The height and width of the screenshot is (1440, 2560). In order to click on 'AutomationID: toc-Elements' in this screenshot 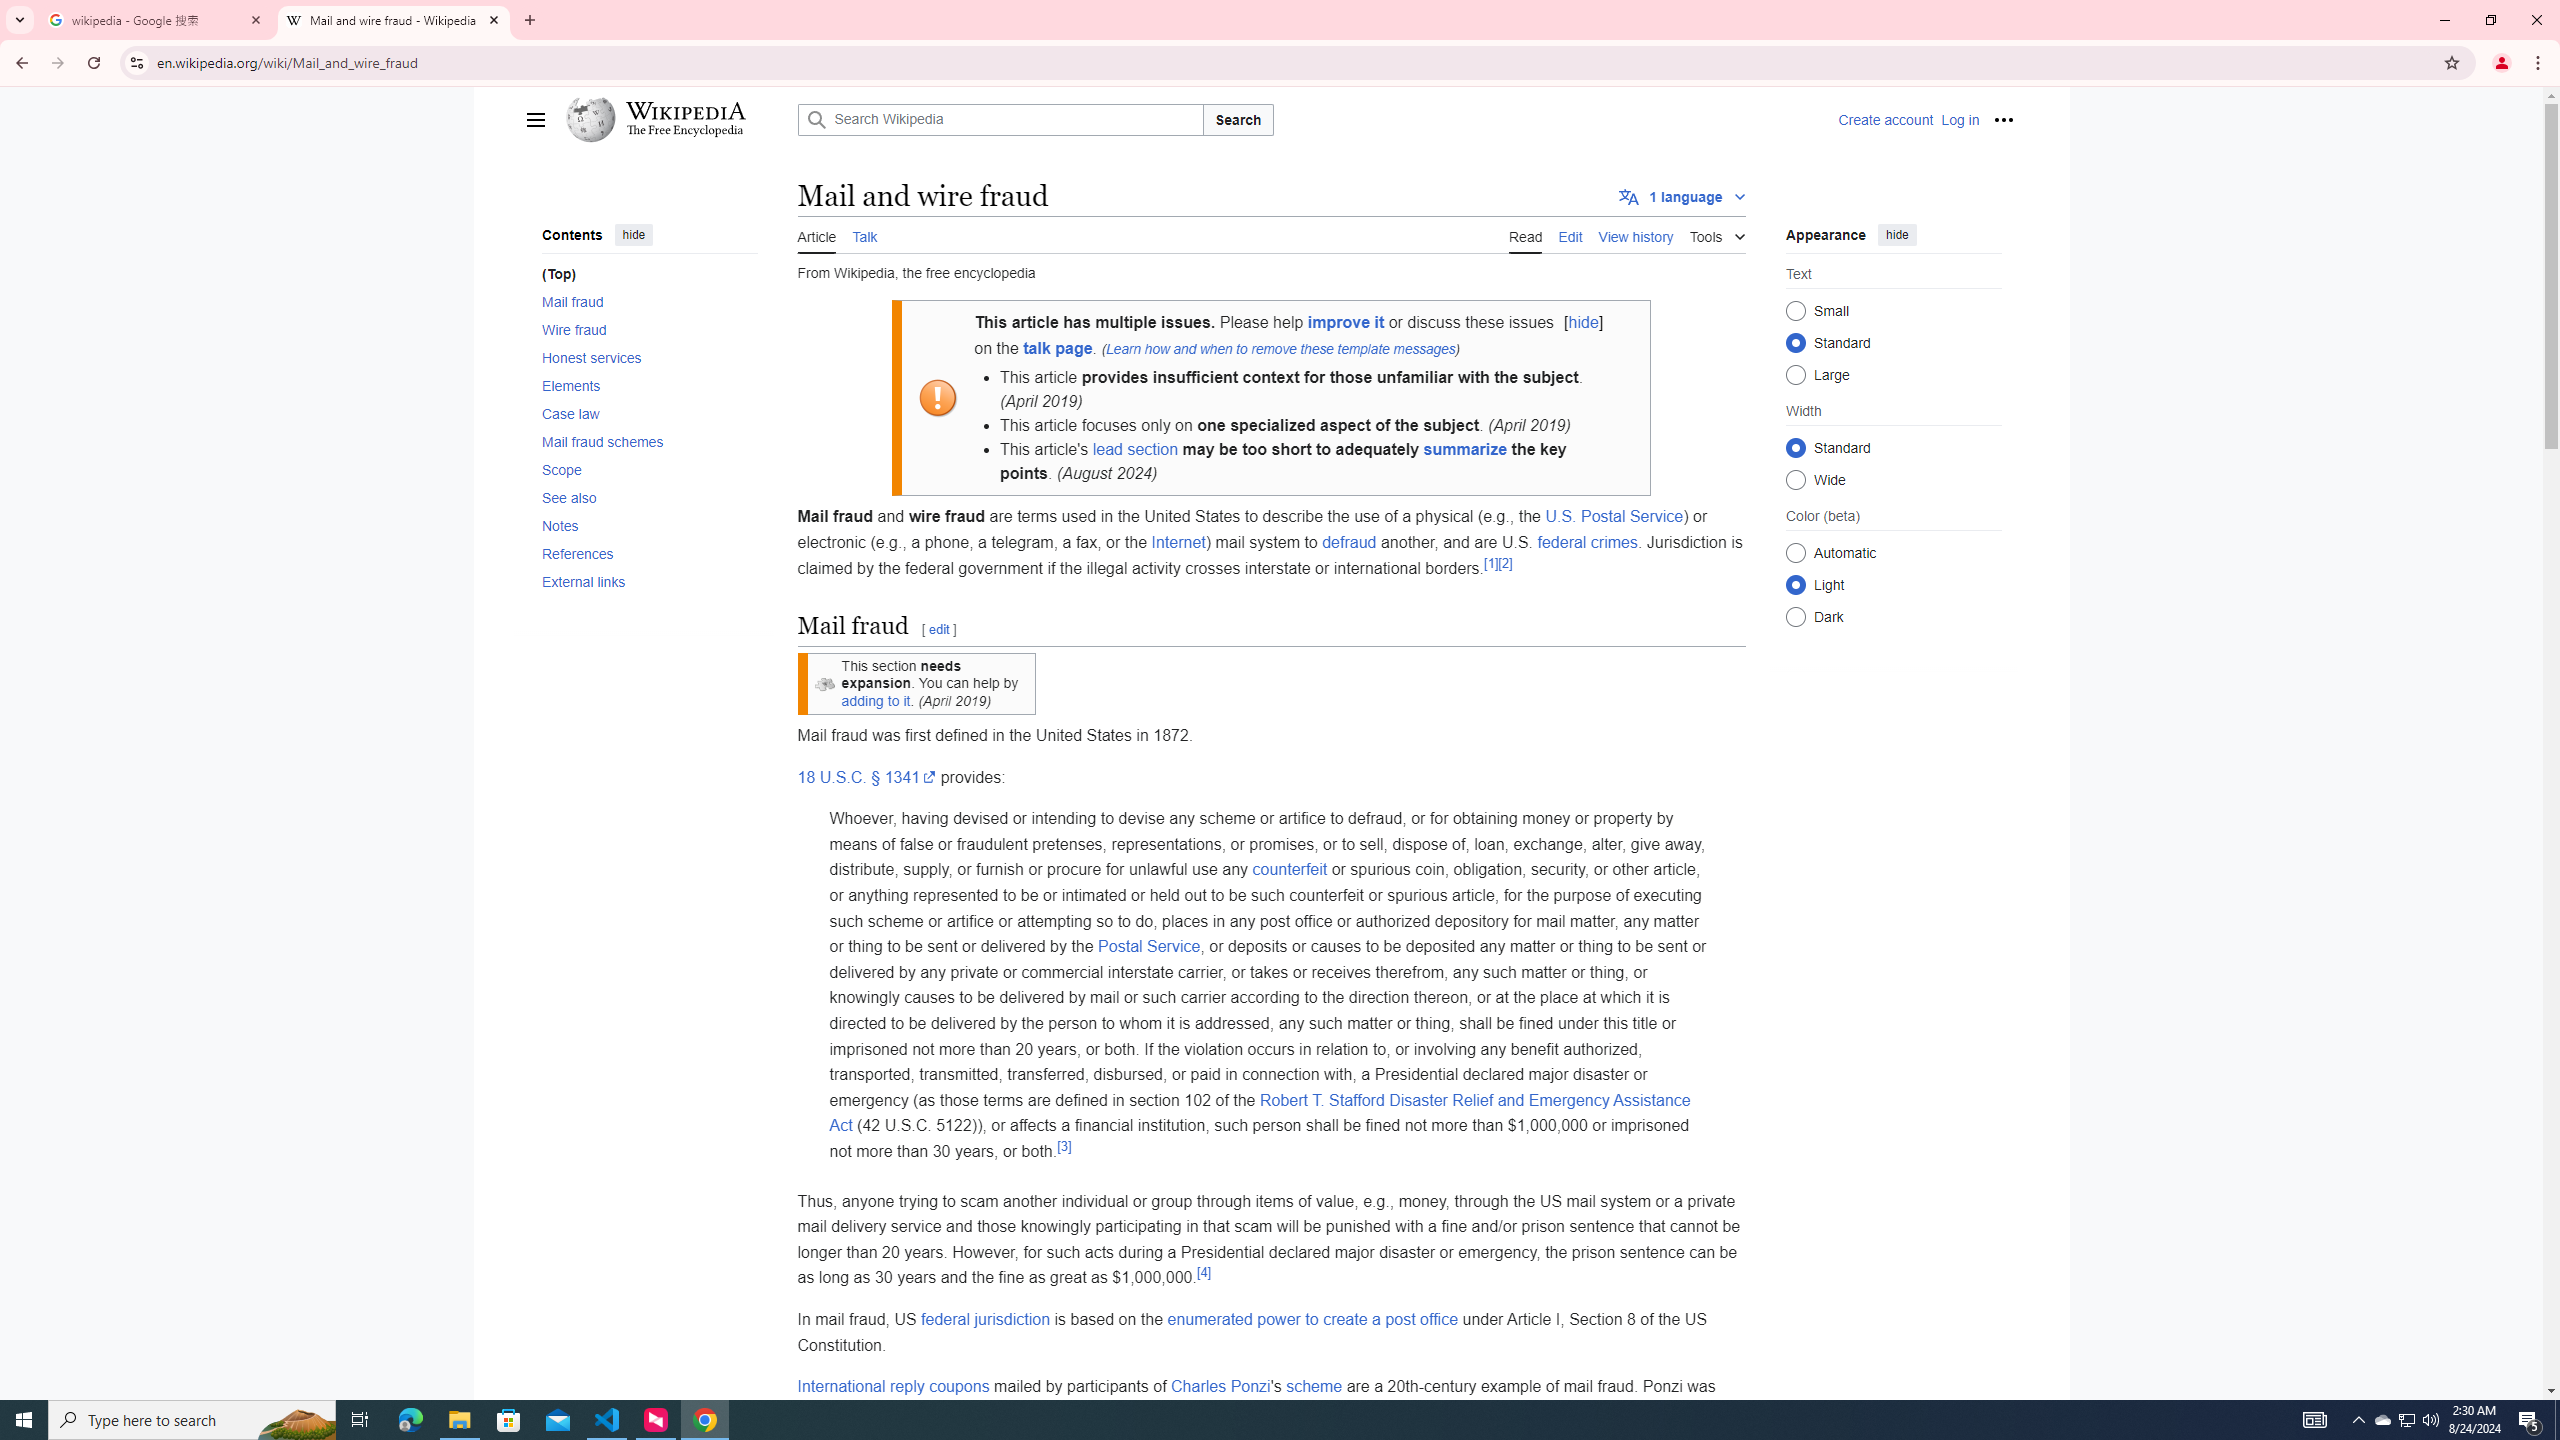, I will do `click(643, 384)`.